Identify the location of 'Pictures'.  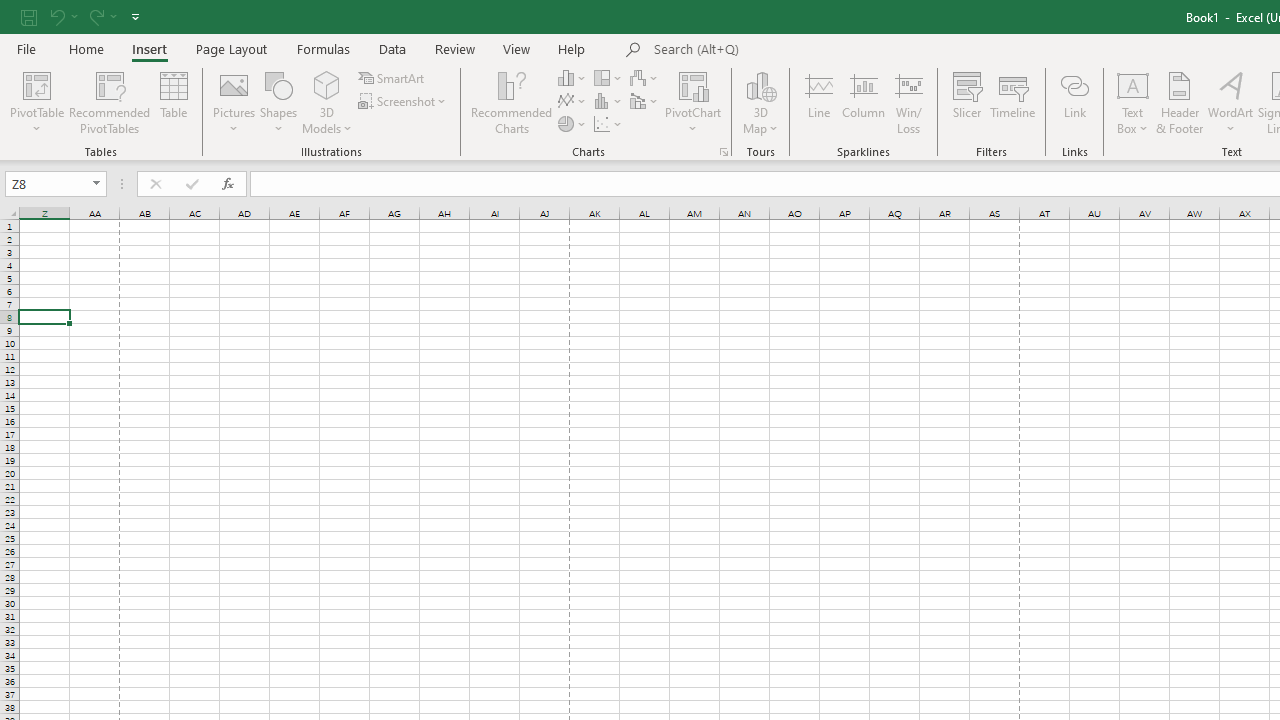
(234, 103).